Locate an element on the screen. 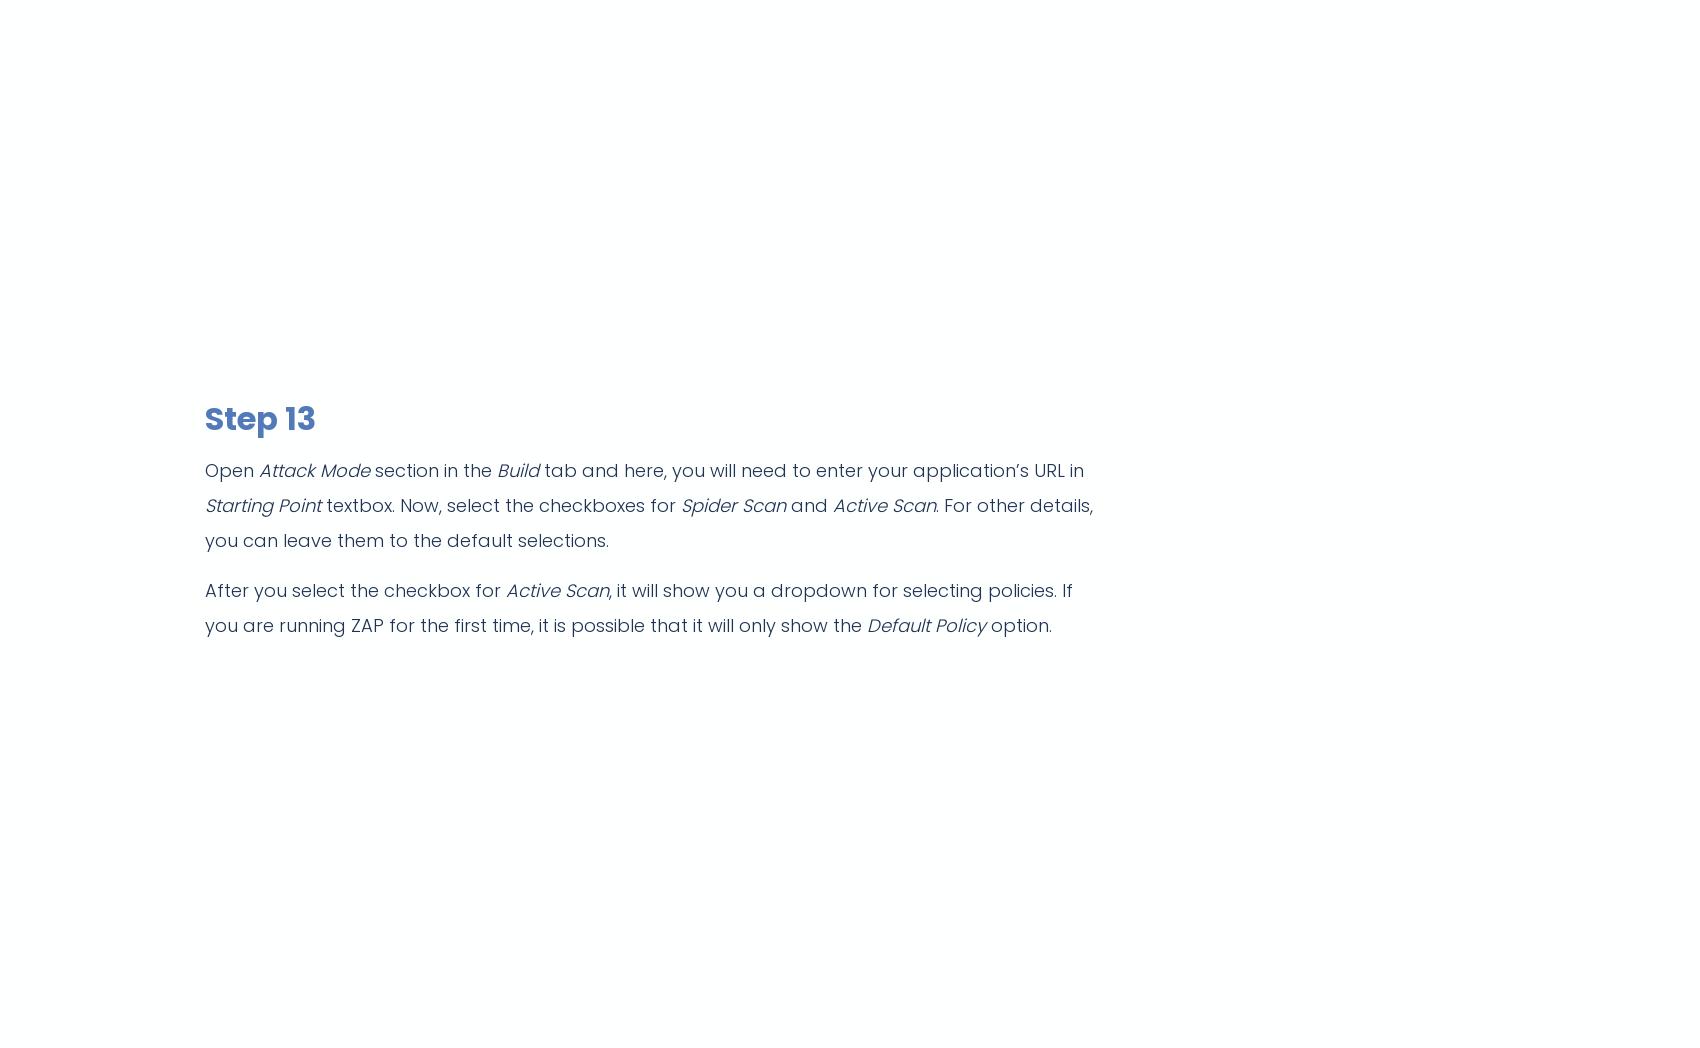 This screenshot has height=1048, width=1700. 'textbox. Now, select the checkboxes for' is located at coordinates (500, 505).